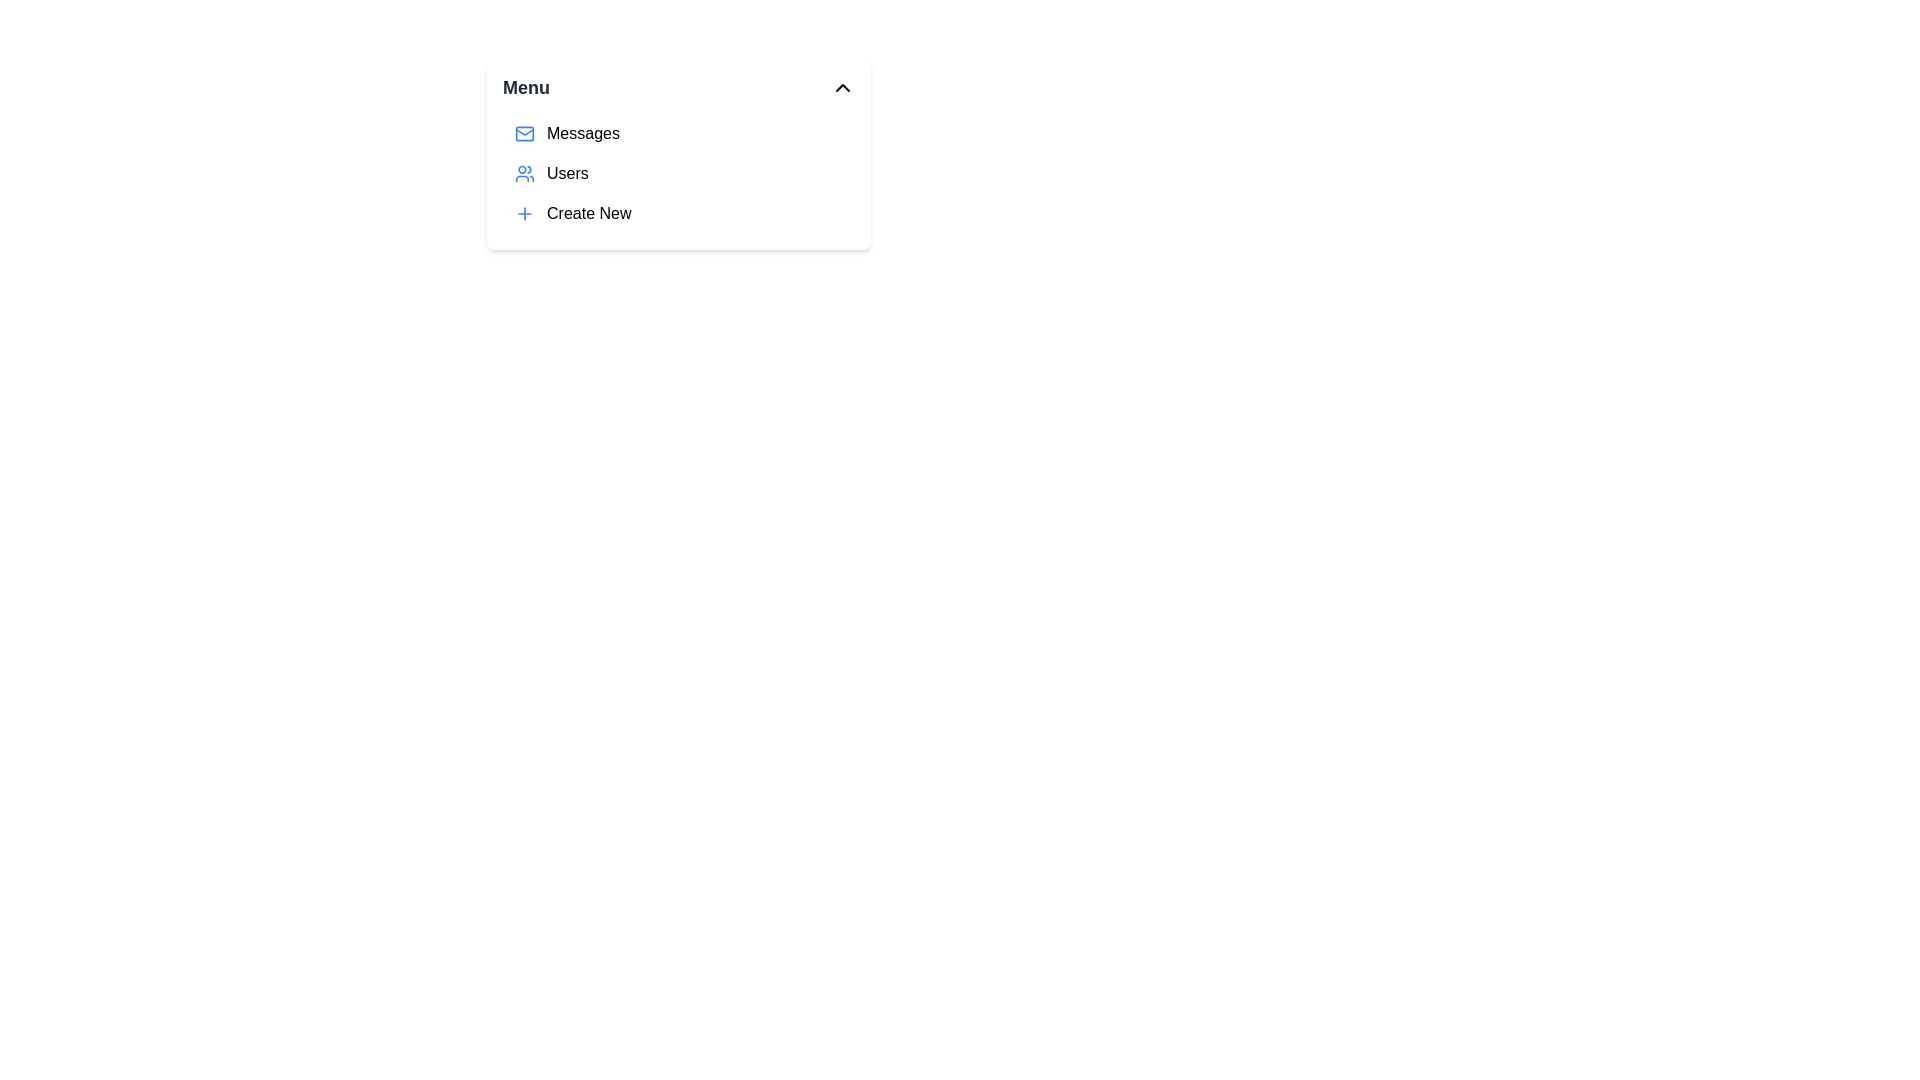 This screenshot has height=1080, width=1920. I want to click on the 'Messages' text label, which is located directly to the right of the mail icon in the dropdown menu labeled 'Menu', so click(582, 134).